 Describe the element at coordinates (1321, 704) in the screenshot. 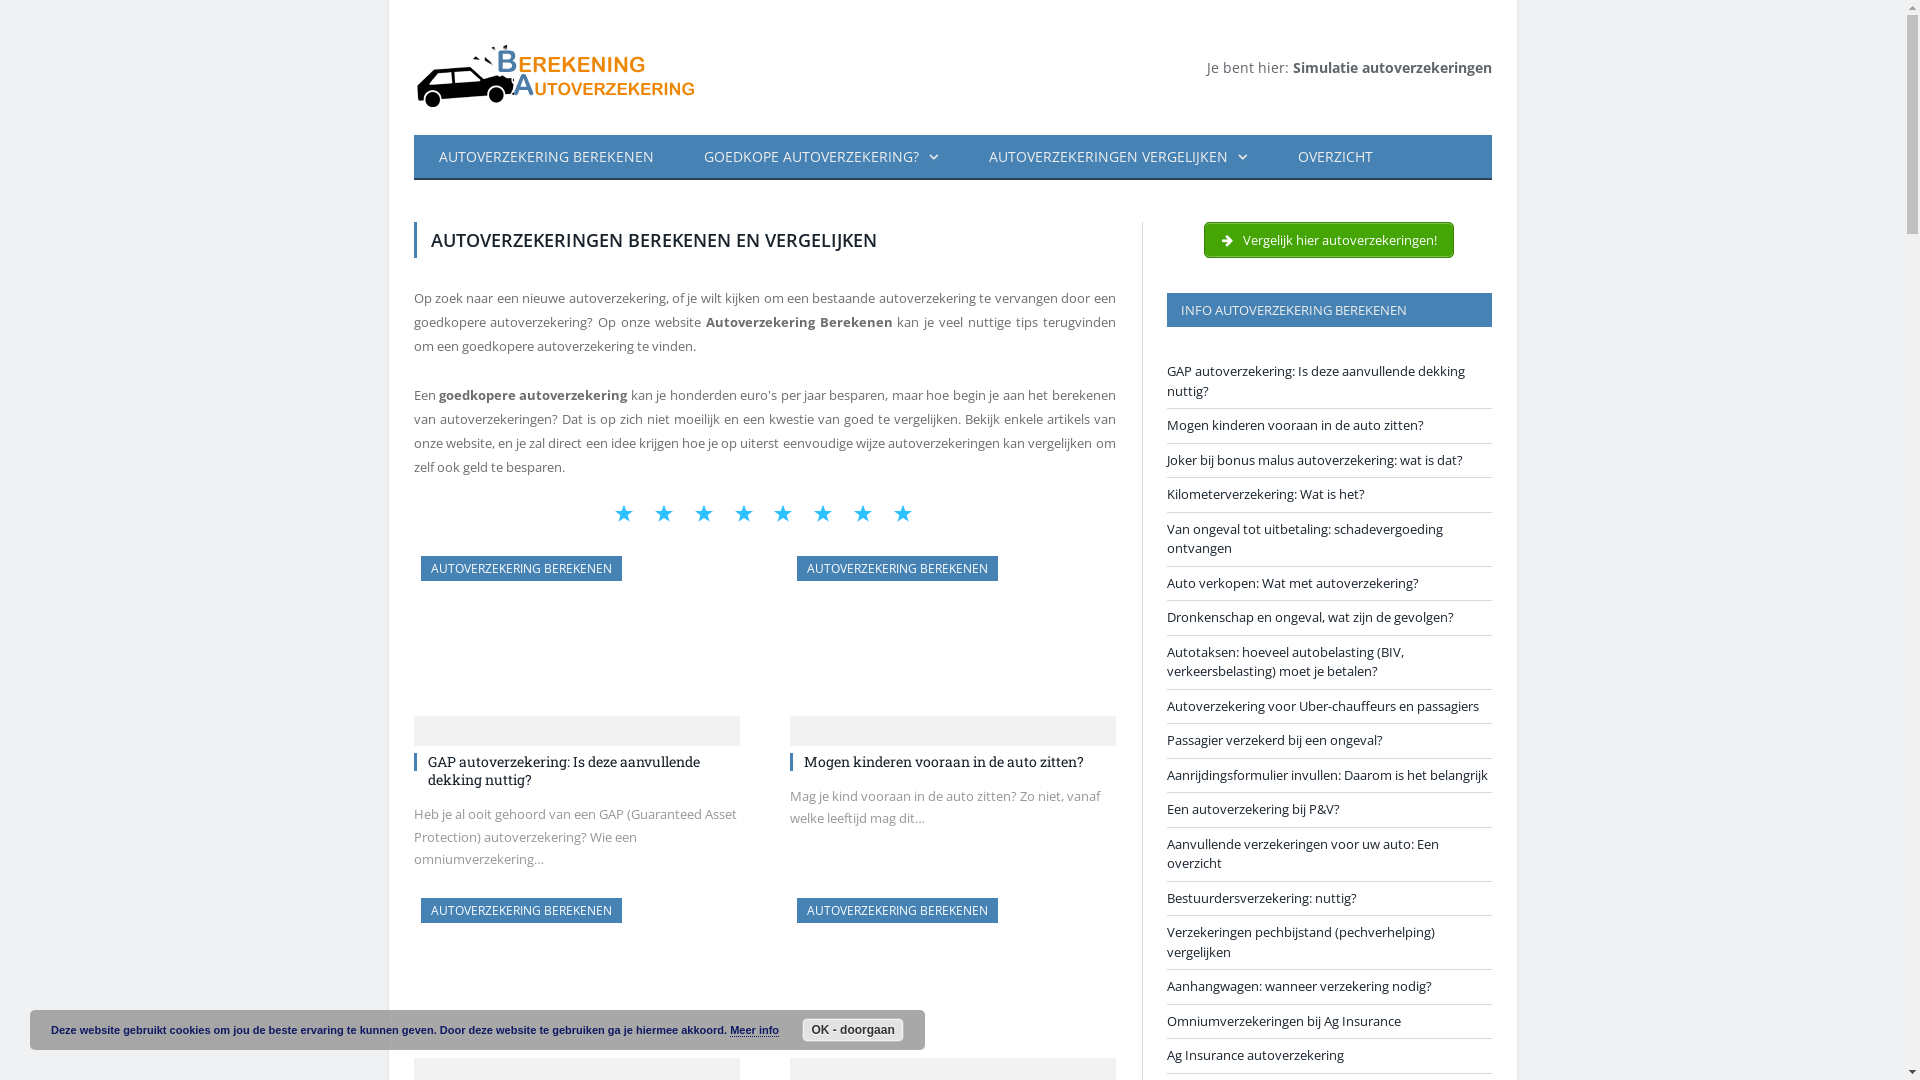

I see `'Autoverzekering voor Uber-chauffeurs en passagiers'` at that location.